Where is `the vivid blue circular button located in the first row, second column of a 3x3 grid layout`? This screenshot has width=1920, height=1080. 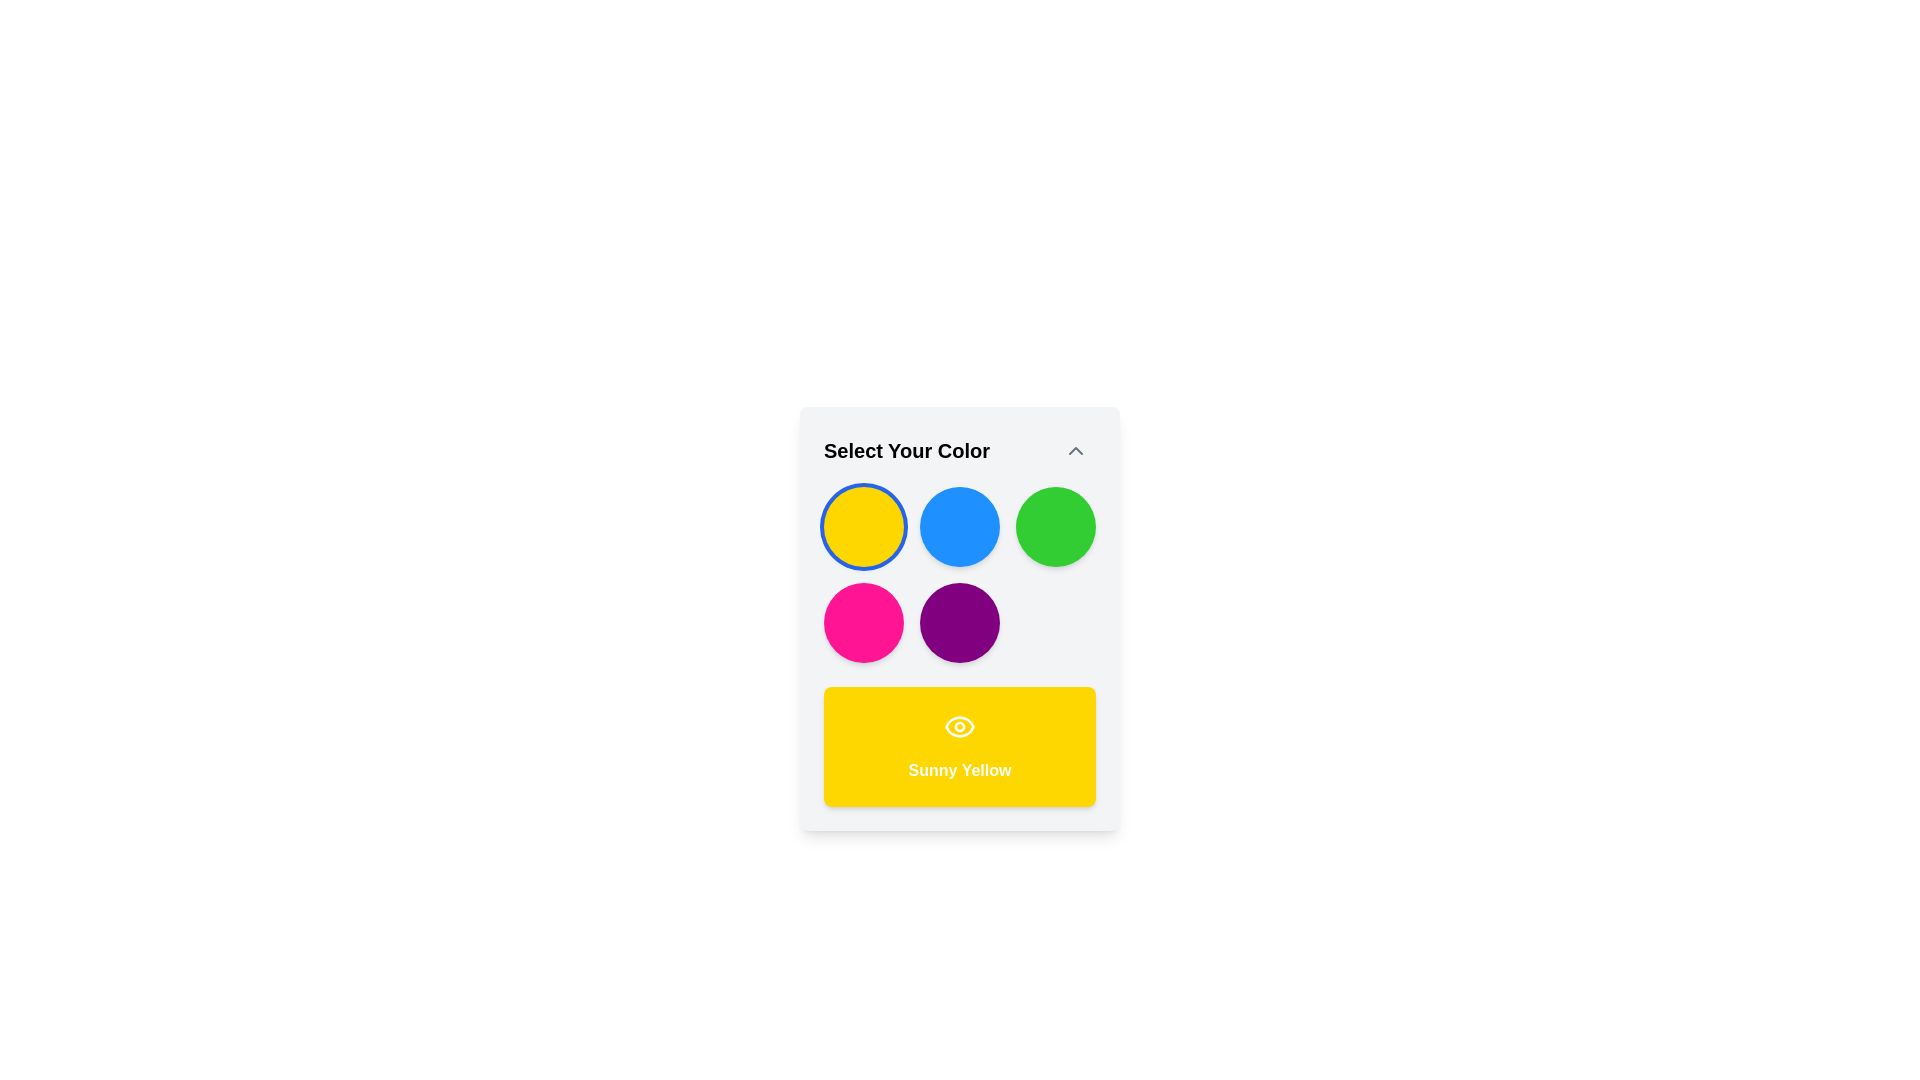
the vivid blue circular button located in the first row, second column of a 3x3 grid layout is located at coordinates (960, 526).